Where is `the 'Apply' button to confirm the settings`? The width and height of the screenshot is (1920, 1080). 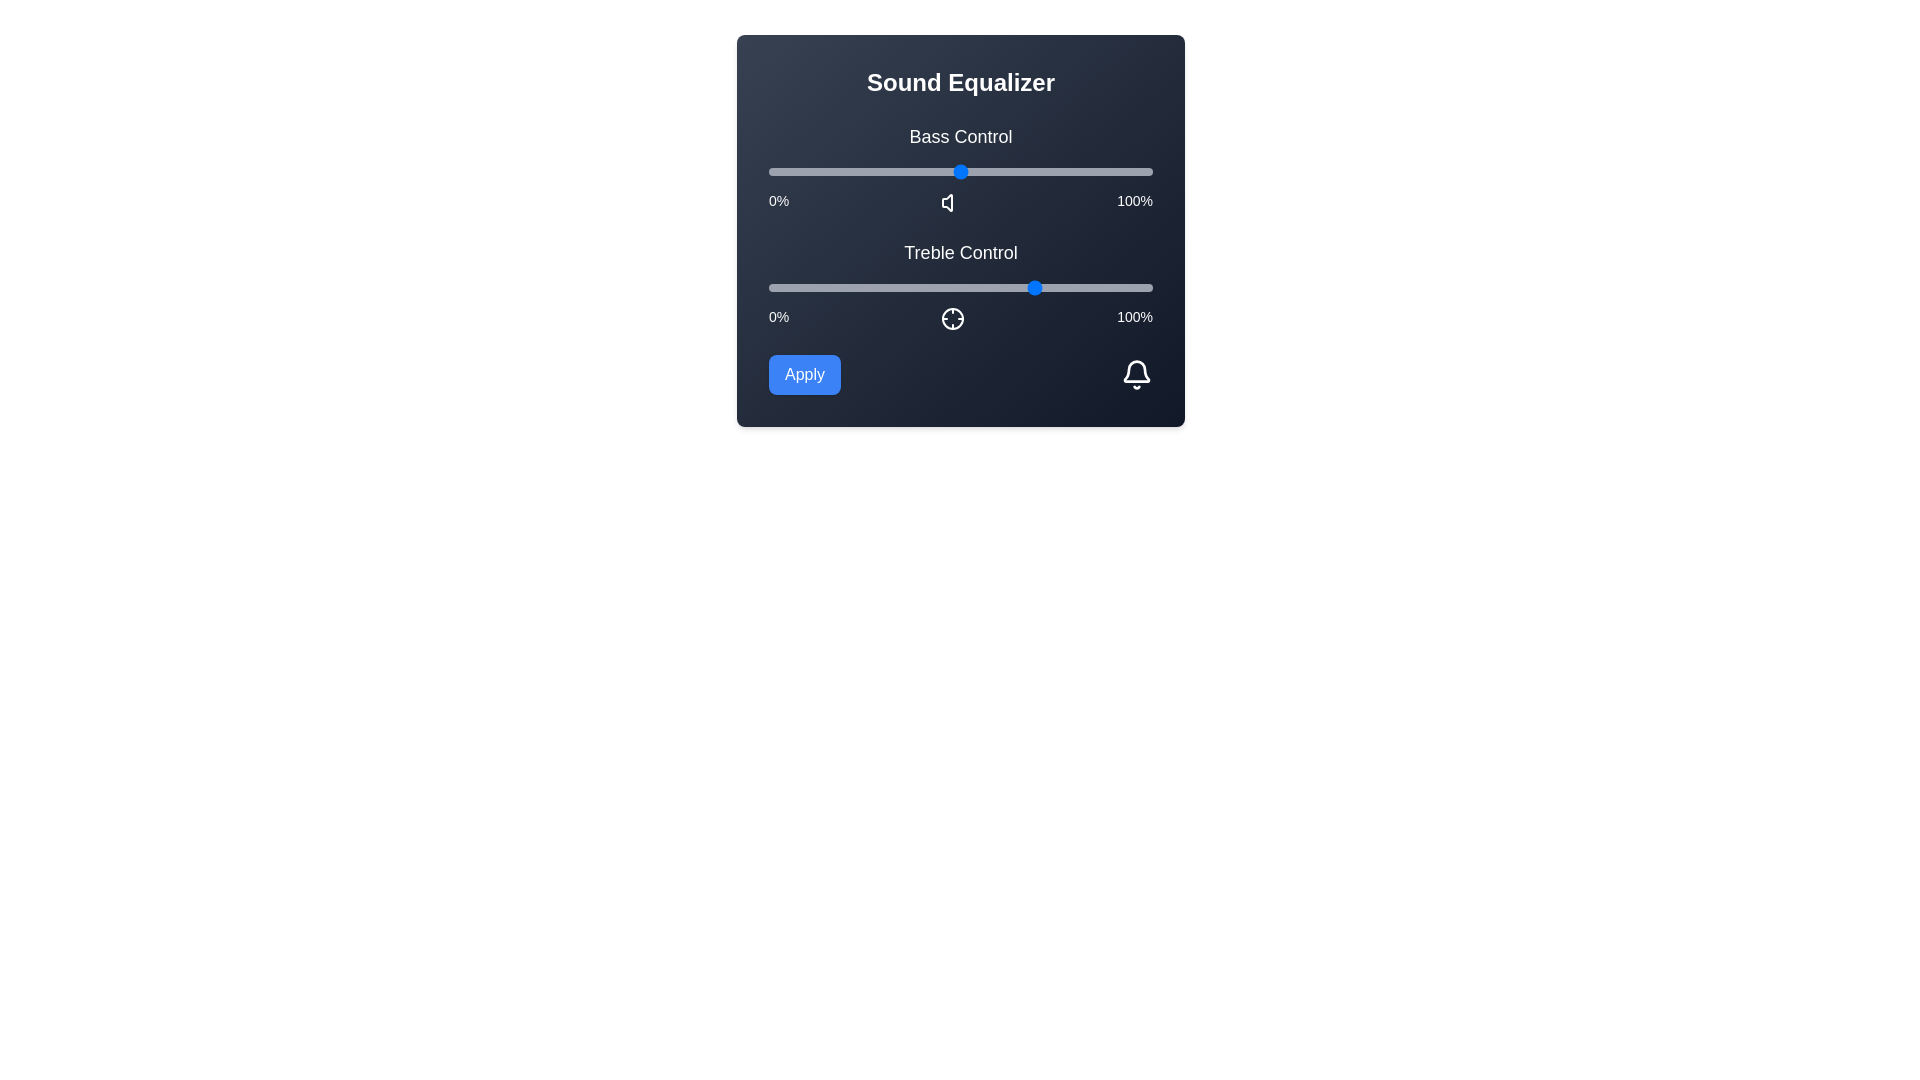
the 'Apply' button to confirm the settings is located at coordinates (805, 374).